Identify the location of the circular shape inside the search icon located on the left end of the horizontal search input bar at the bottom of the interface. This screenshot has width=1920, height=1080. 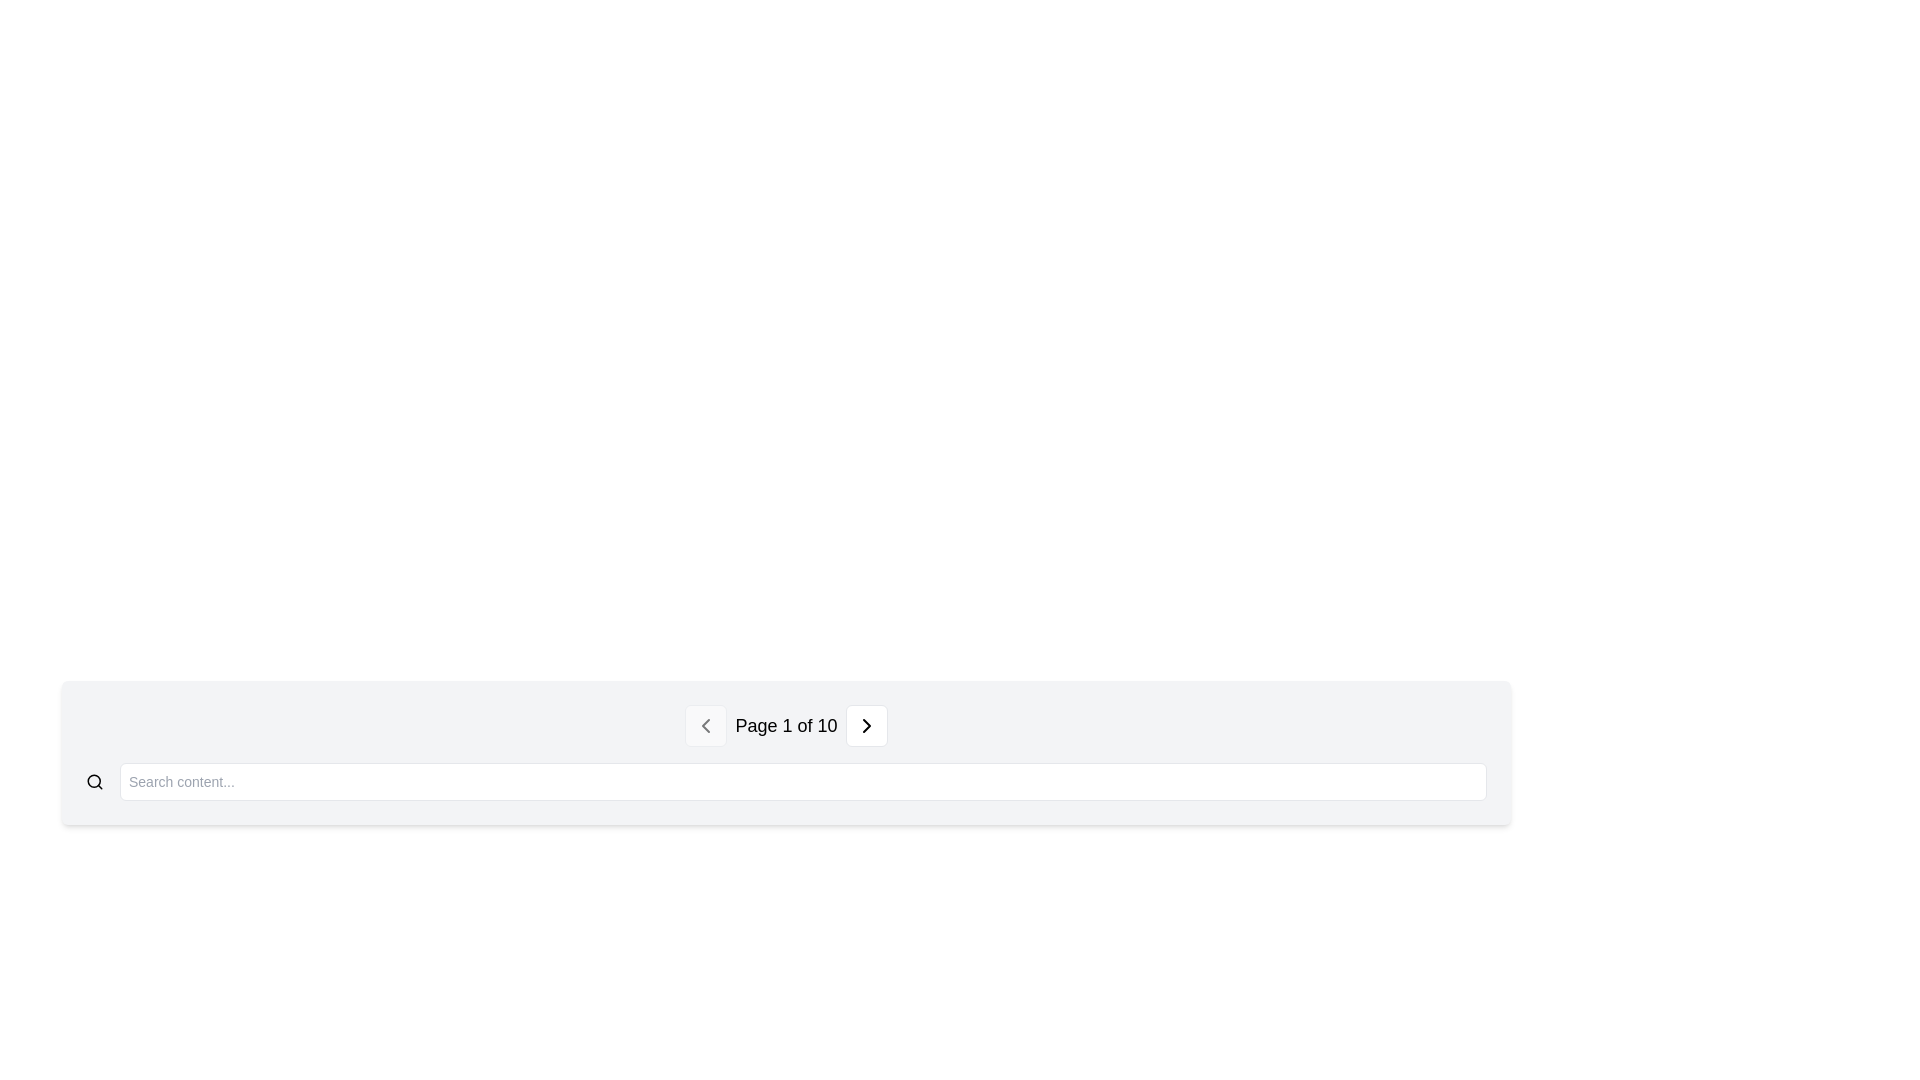
(93, 780).